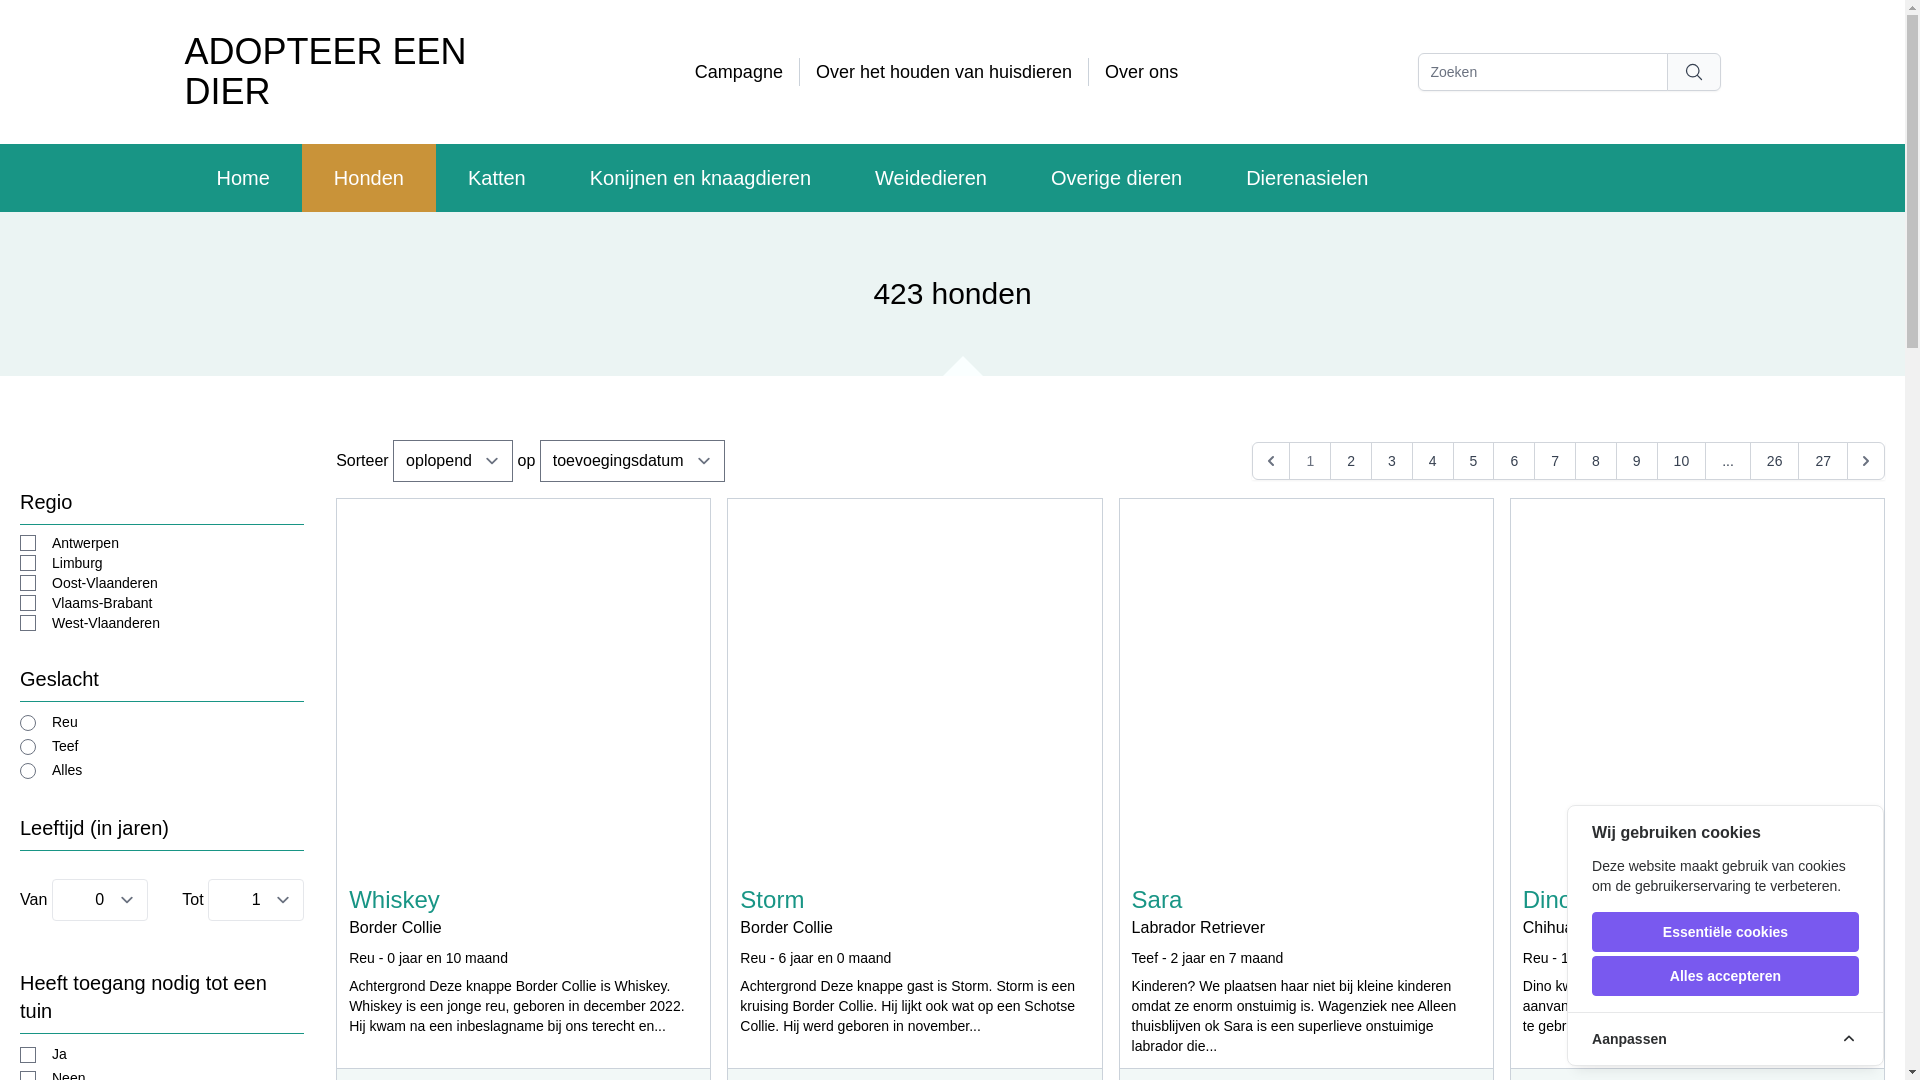  I want to click on 'ADOPTEER EEN DIER', so click(183, 71).